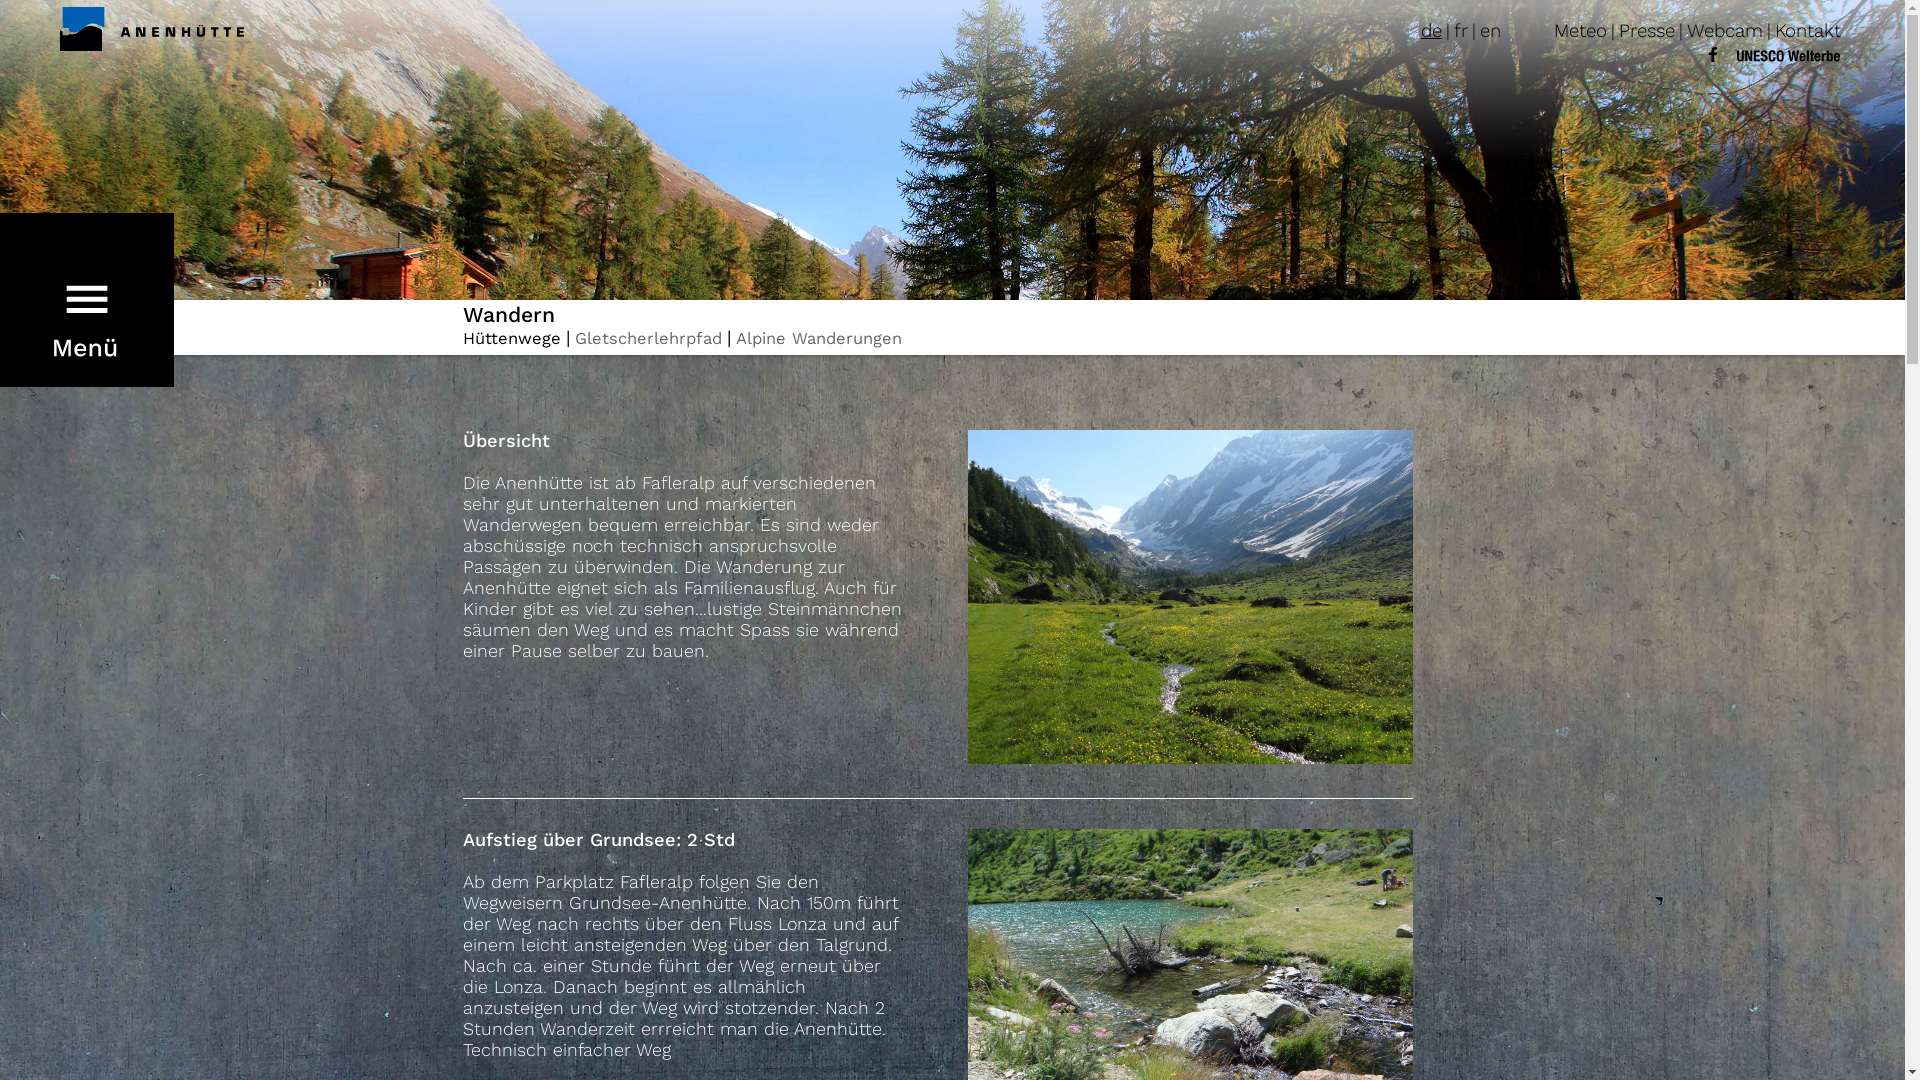  I want to click on 'Meteo', so click(1553, 30).